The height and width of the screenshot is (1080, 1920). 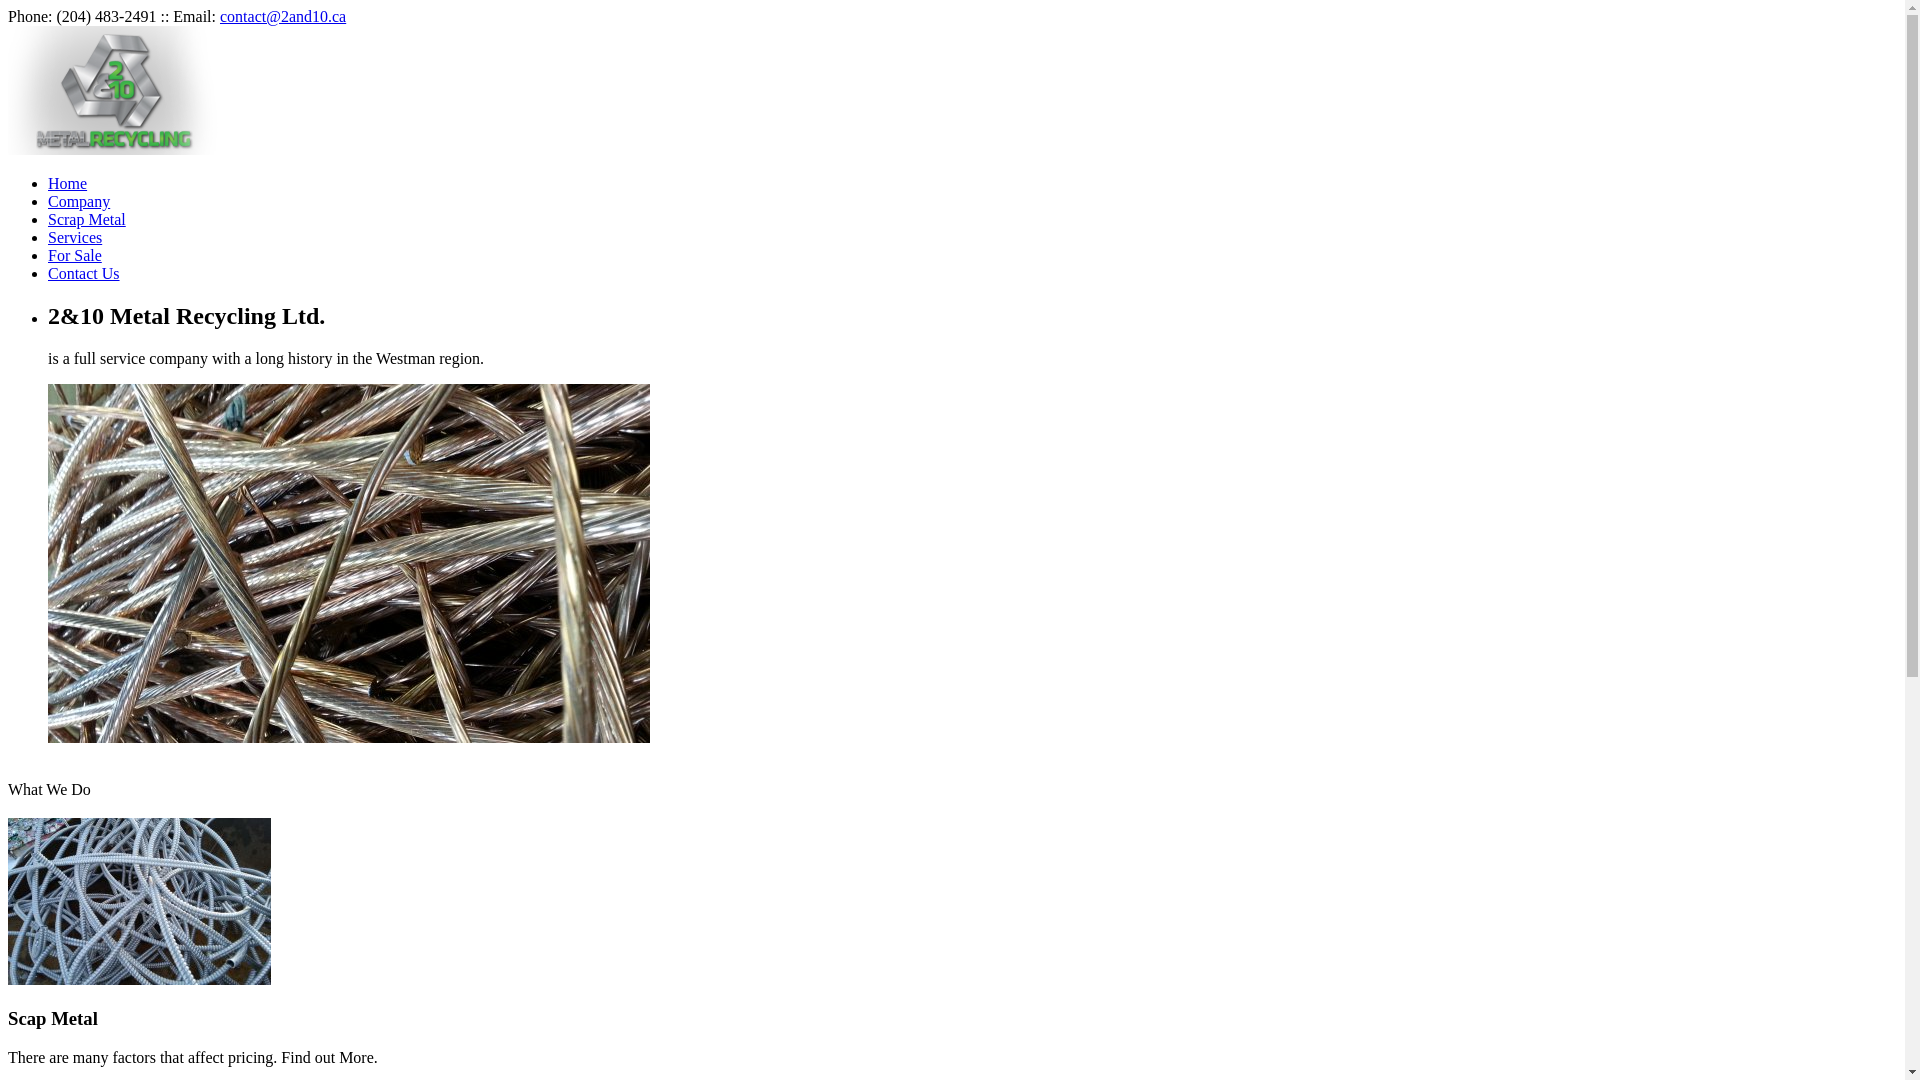 What do you see at coordinates (75, 236) in the screenshot?
I see `'Services'` at bounding box center [75, 236].